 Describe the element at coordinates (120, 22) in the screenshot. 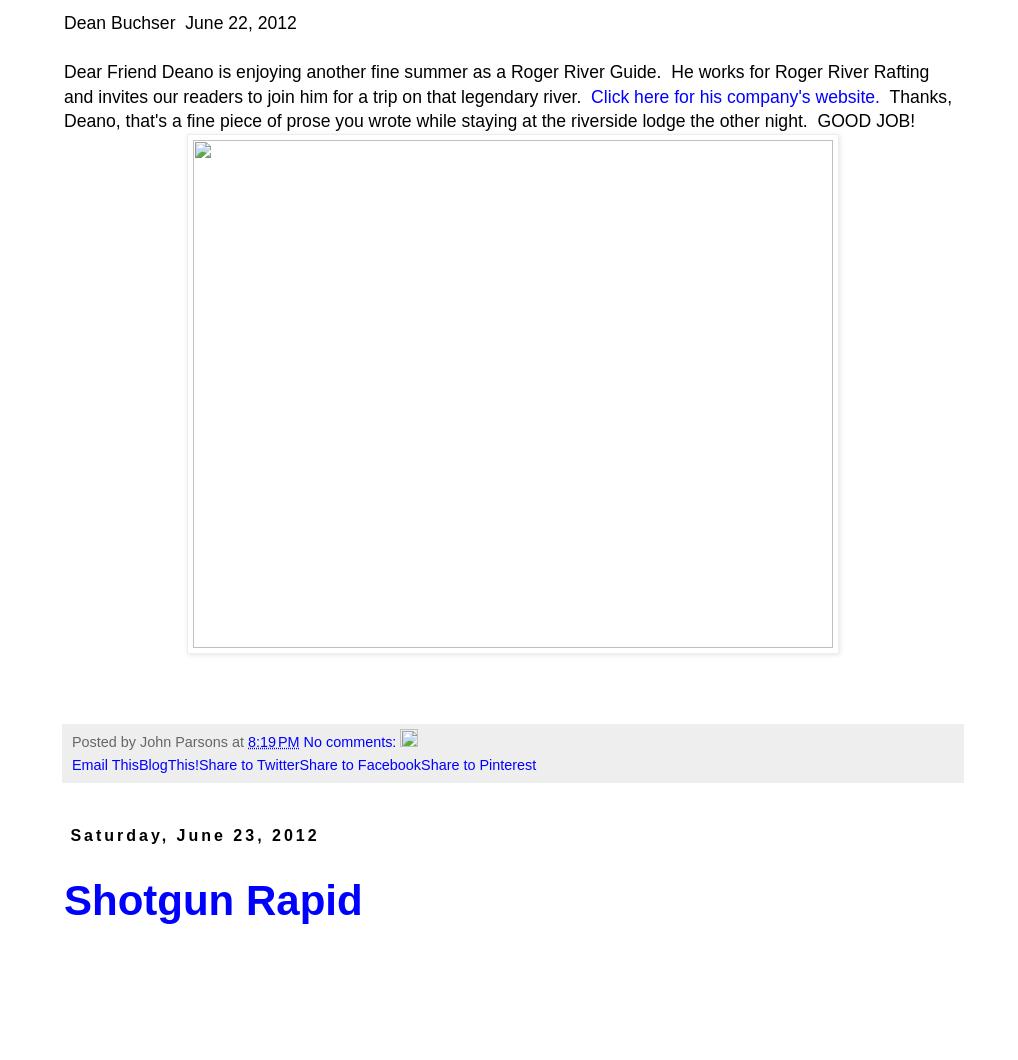

I see `'Dean Buchser'` at that location.